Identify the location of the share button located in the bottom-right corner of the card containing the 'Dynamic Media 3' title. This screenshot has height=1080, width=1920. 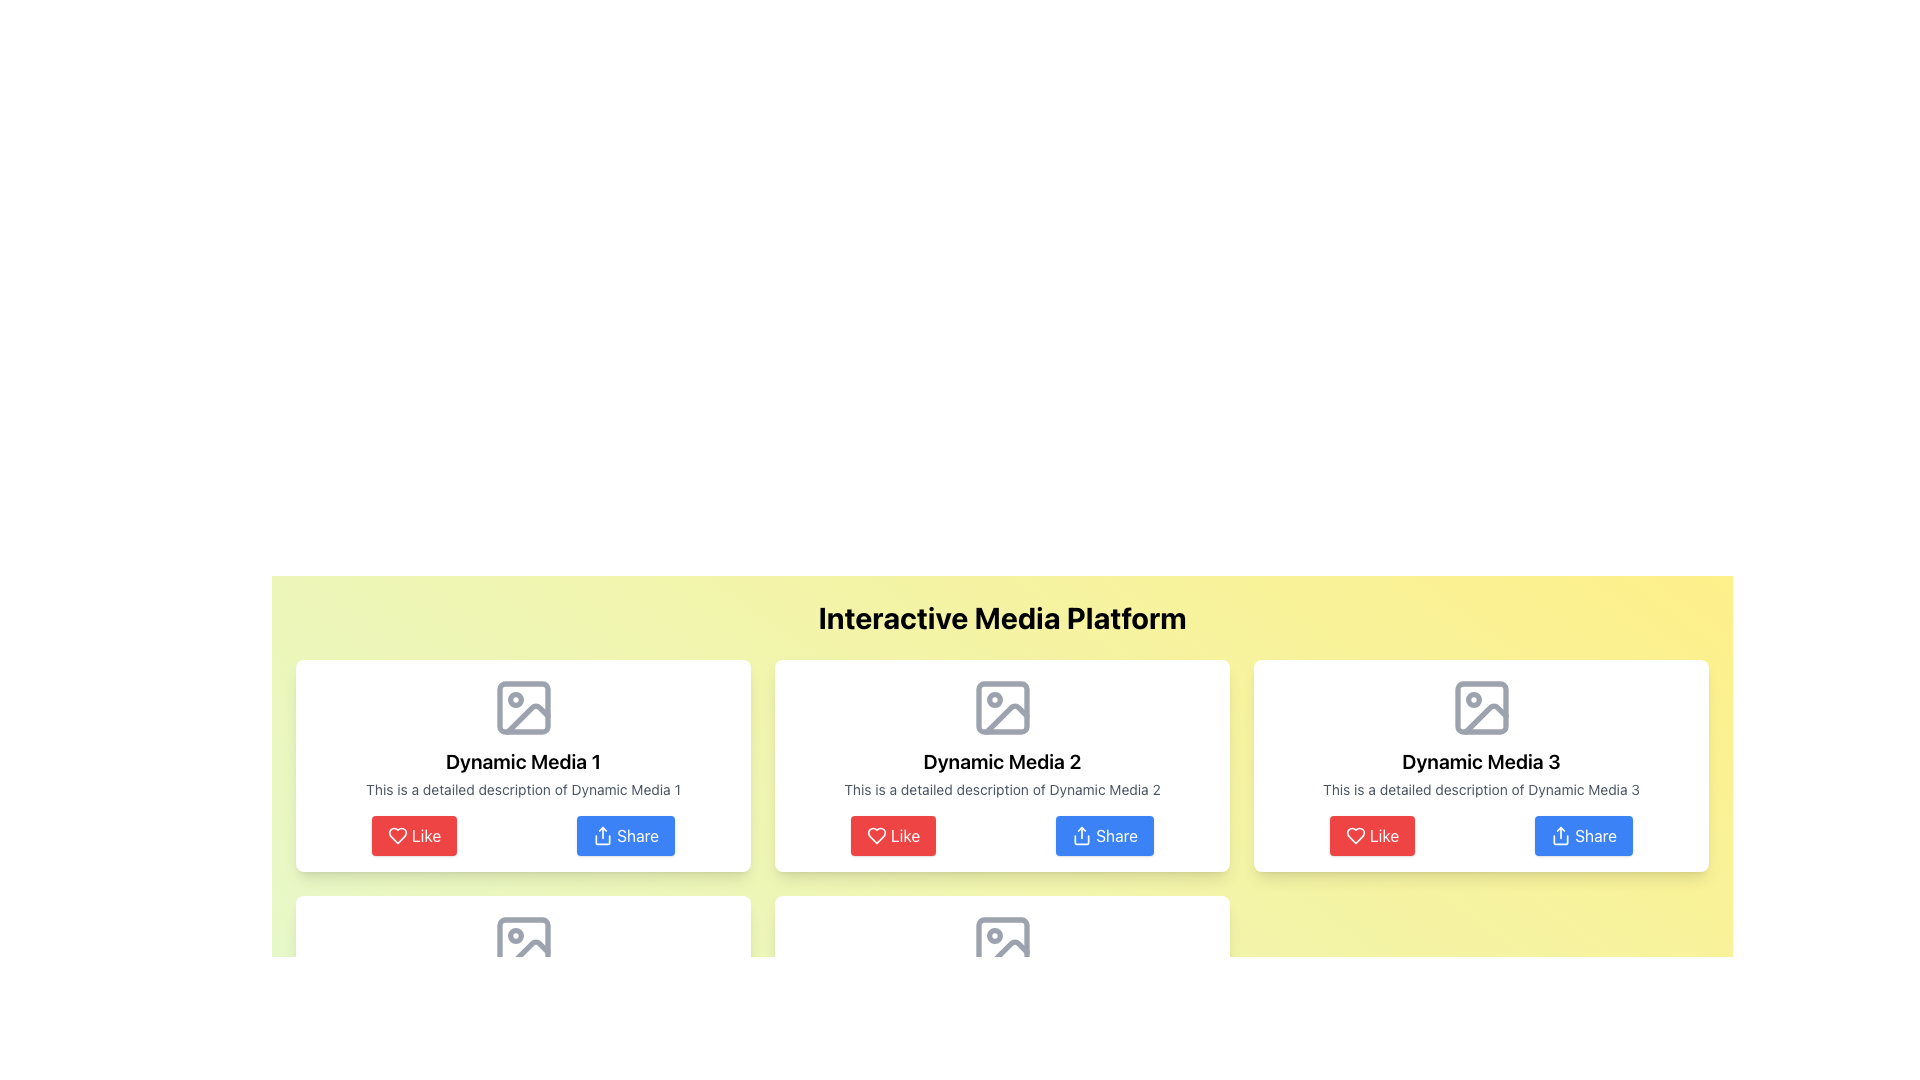
(1583, 836).